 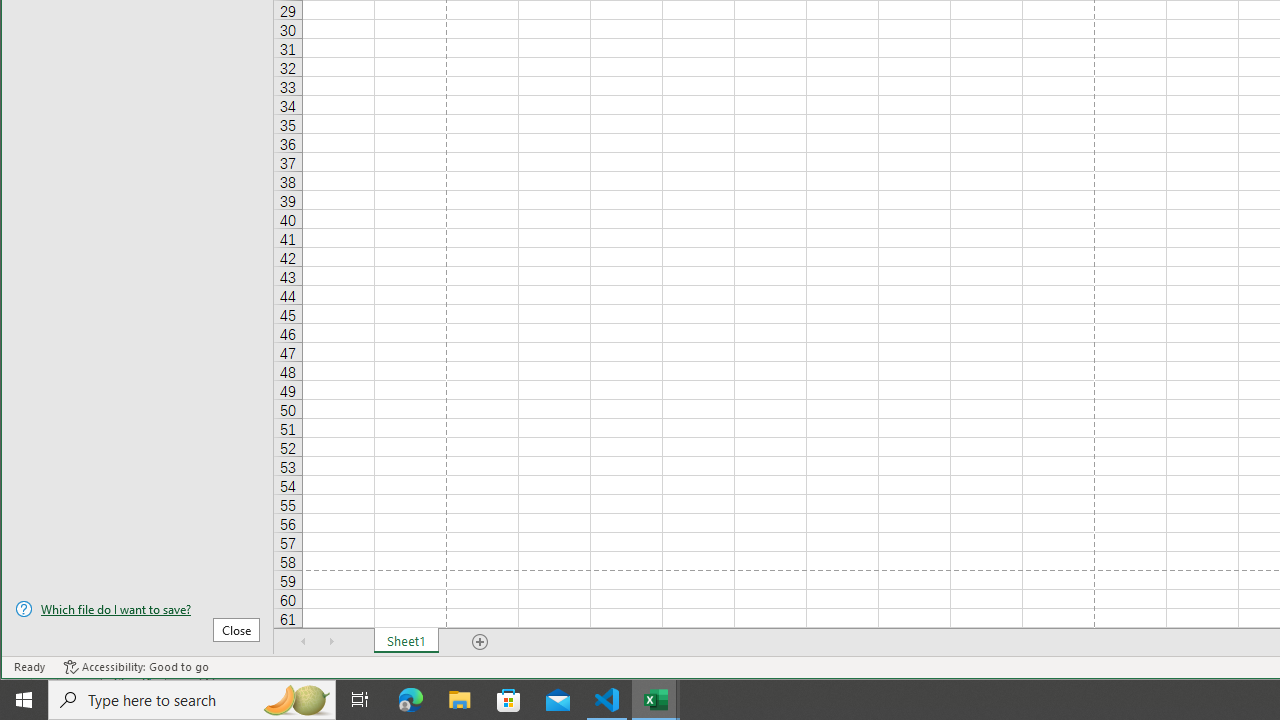 What do you see at coordinates (509, 698) in the screenshot?
I see `'Microsoft Store'` at bounding box center [509, 698].